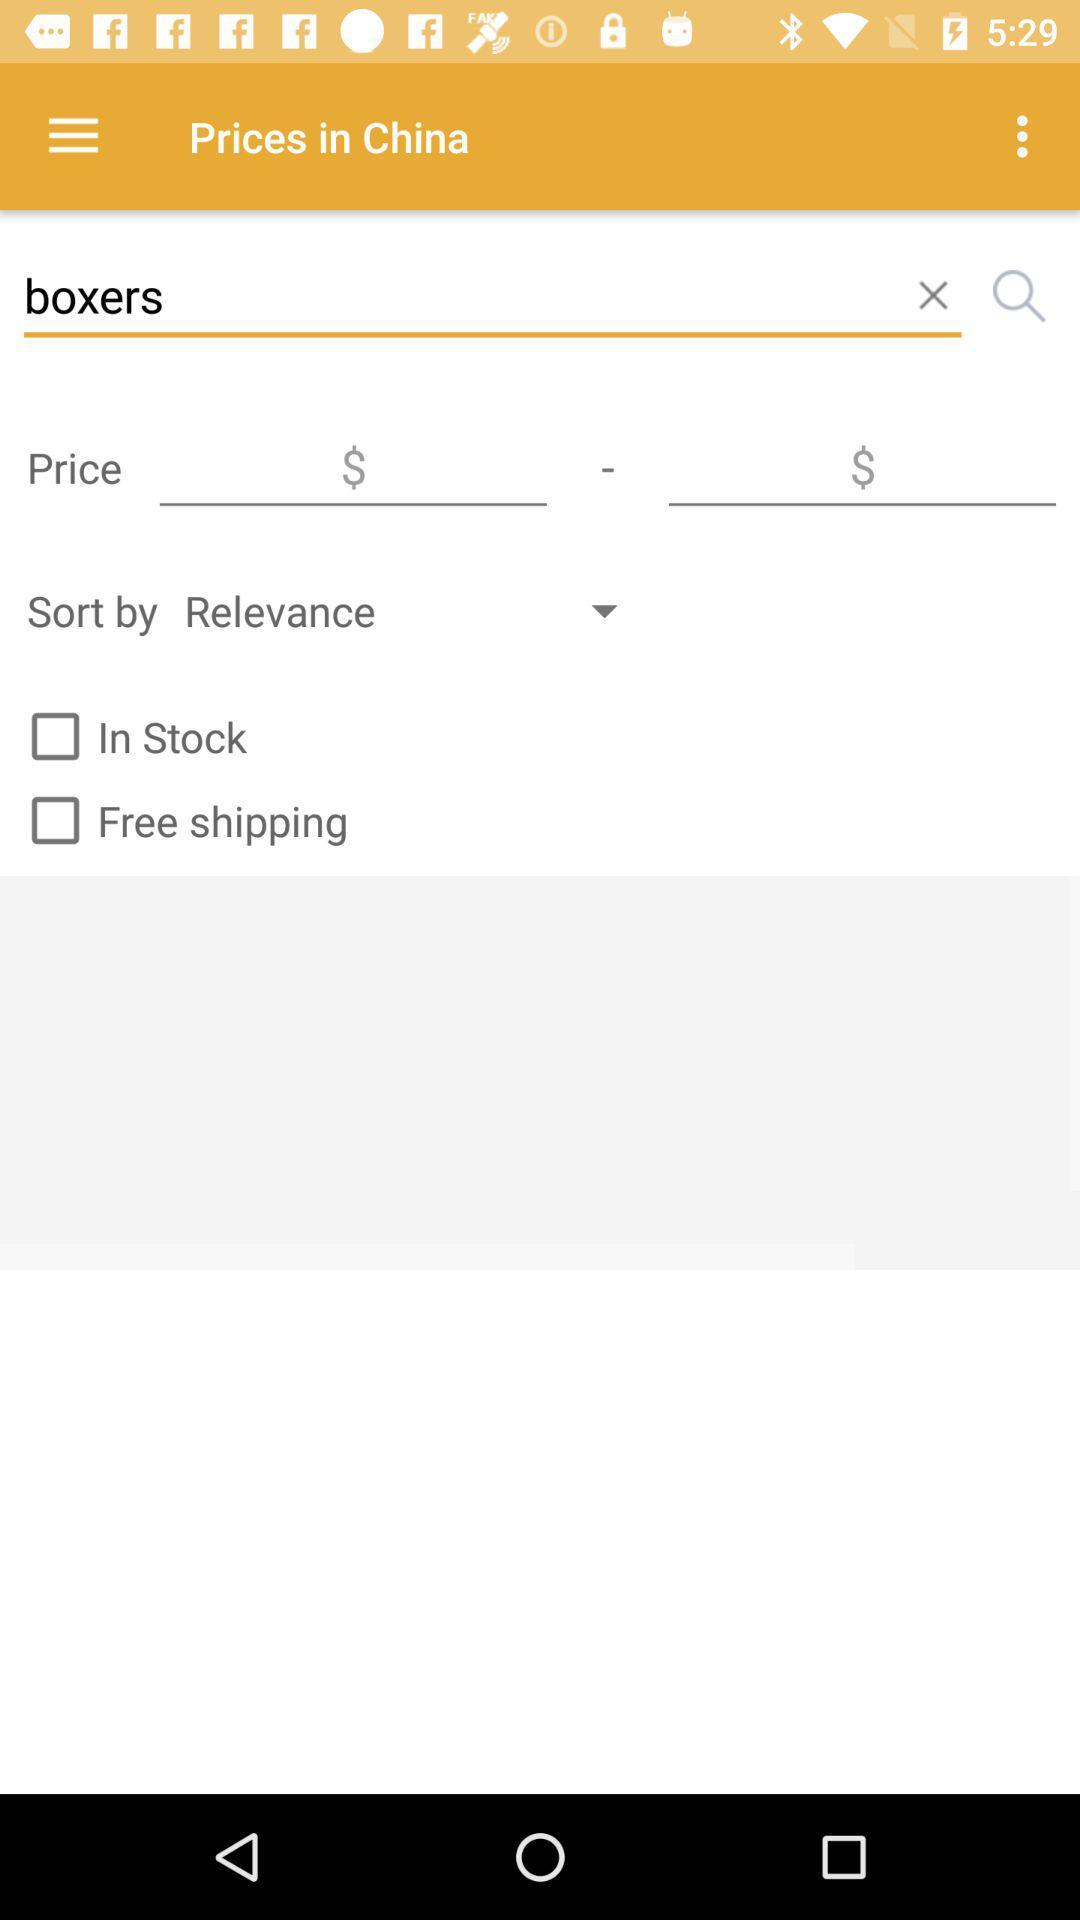 This screenshot has height=1920, width=1080. I want to click on the item below free shipping item, so click(540, 1071).